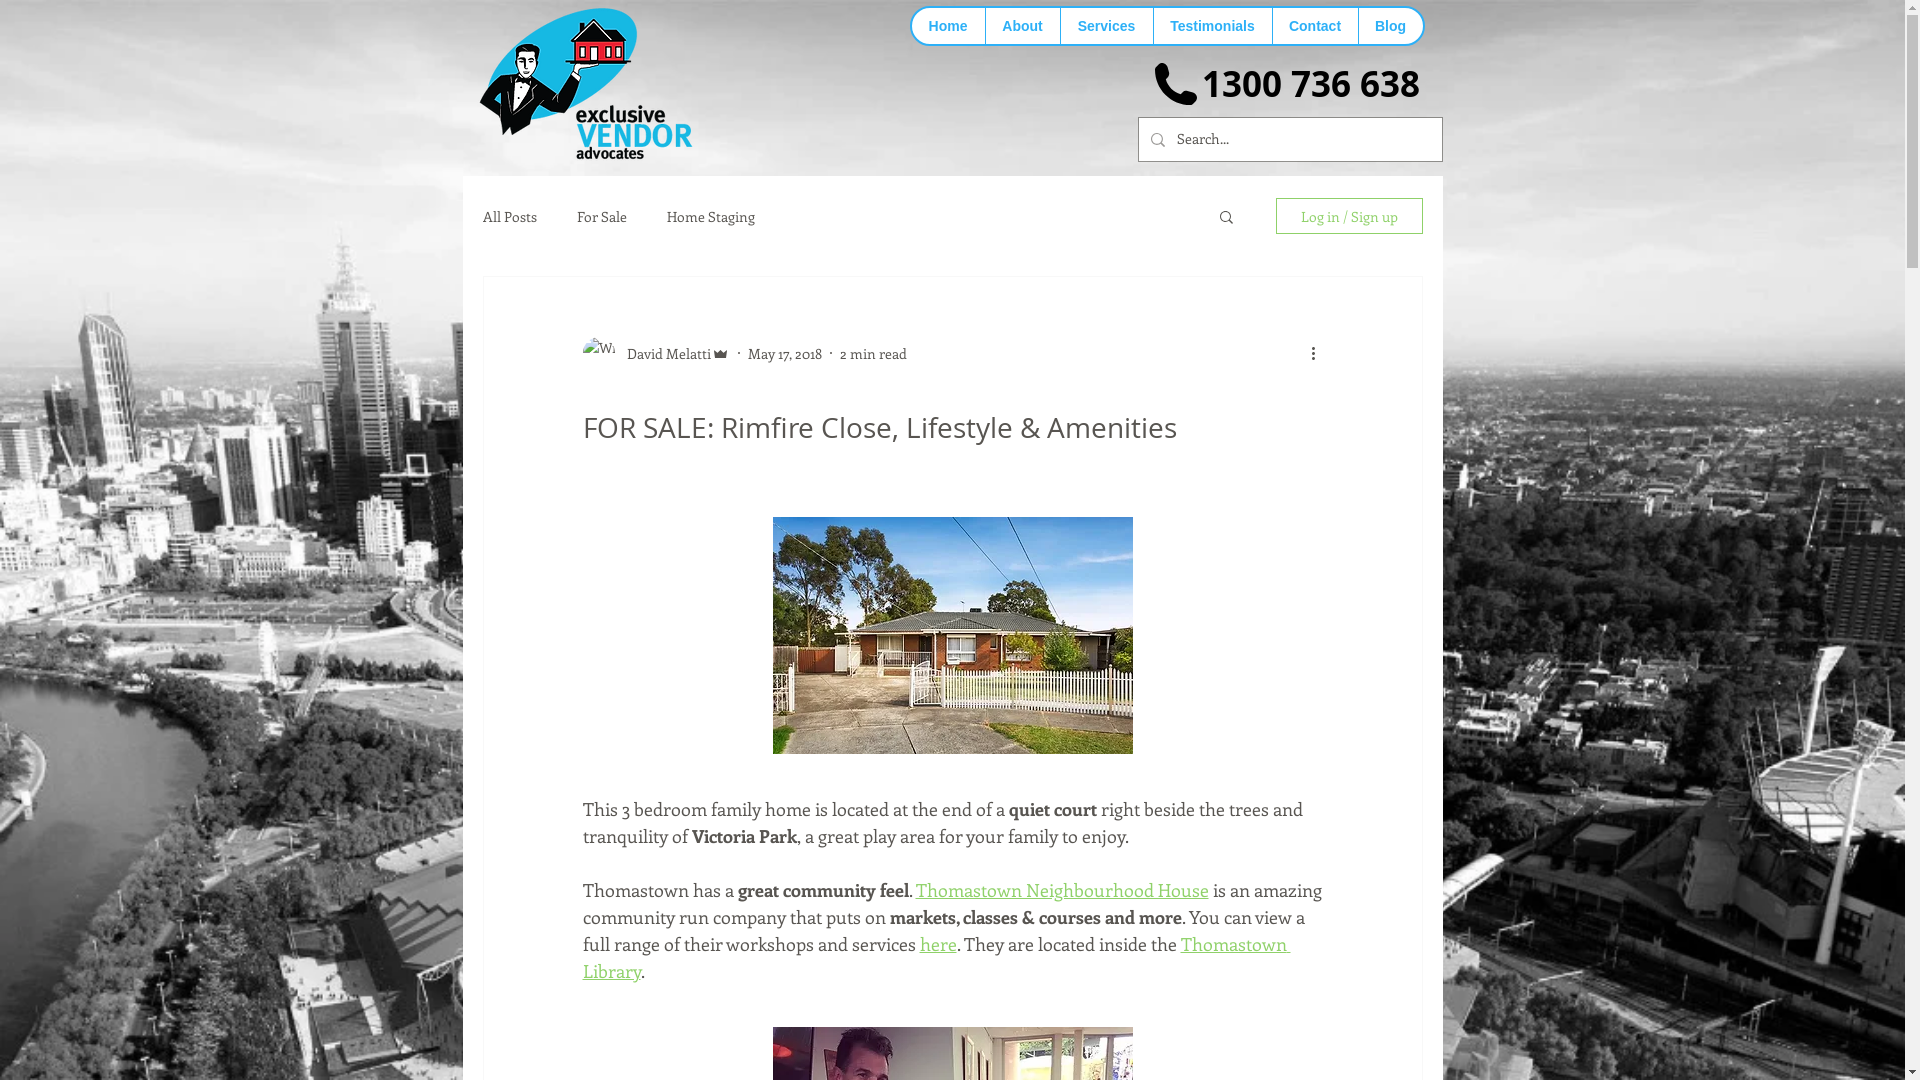  What do you see at coordinates (1275, 216) in the screenshot?
I see `'Log in / Sign up'` at bounding box center [1275, 216].